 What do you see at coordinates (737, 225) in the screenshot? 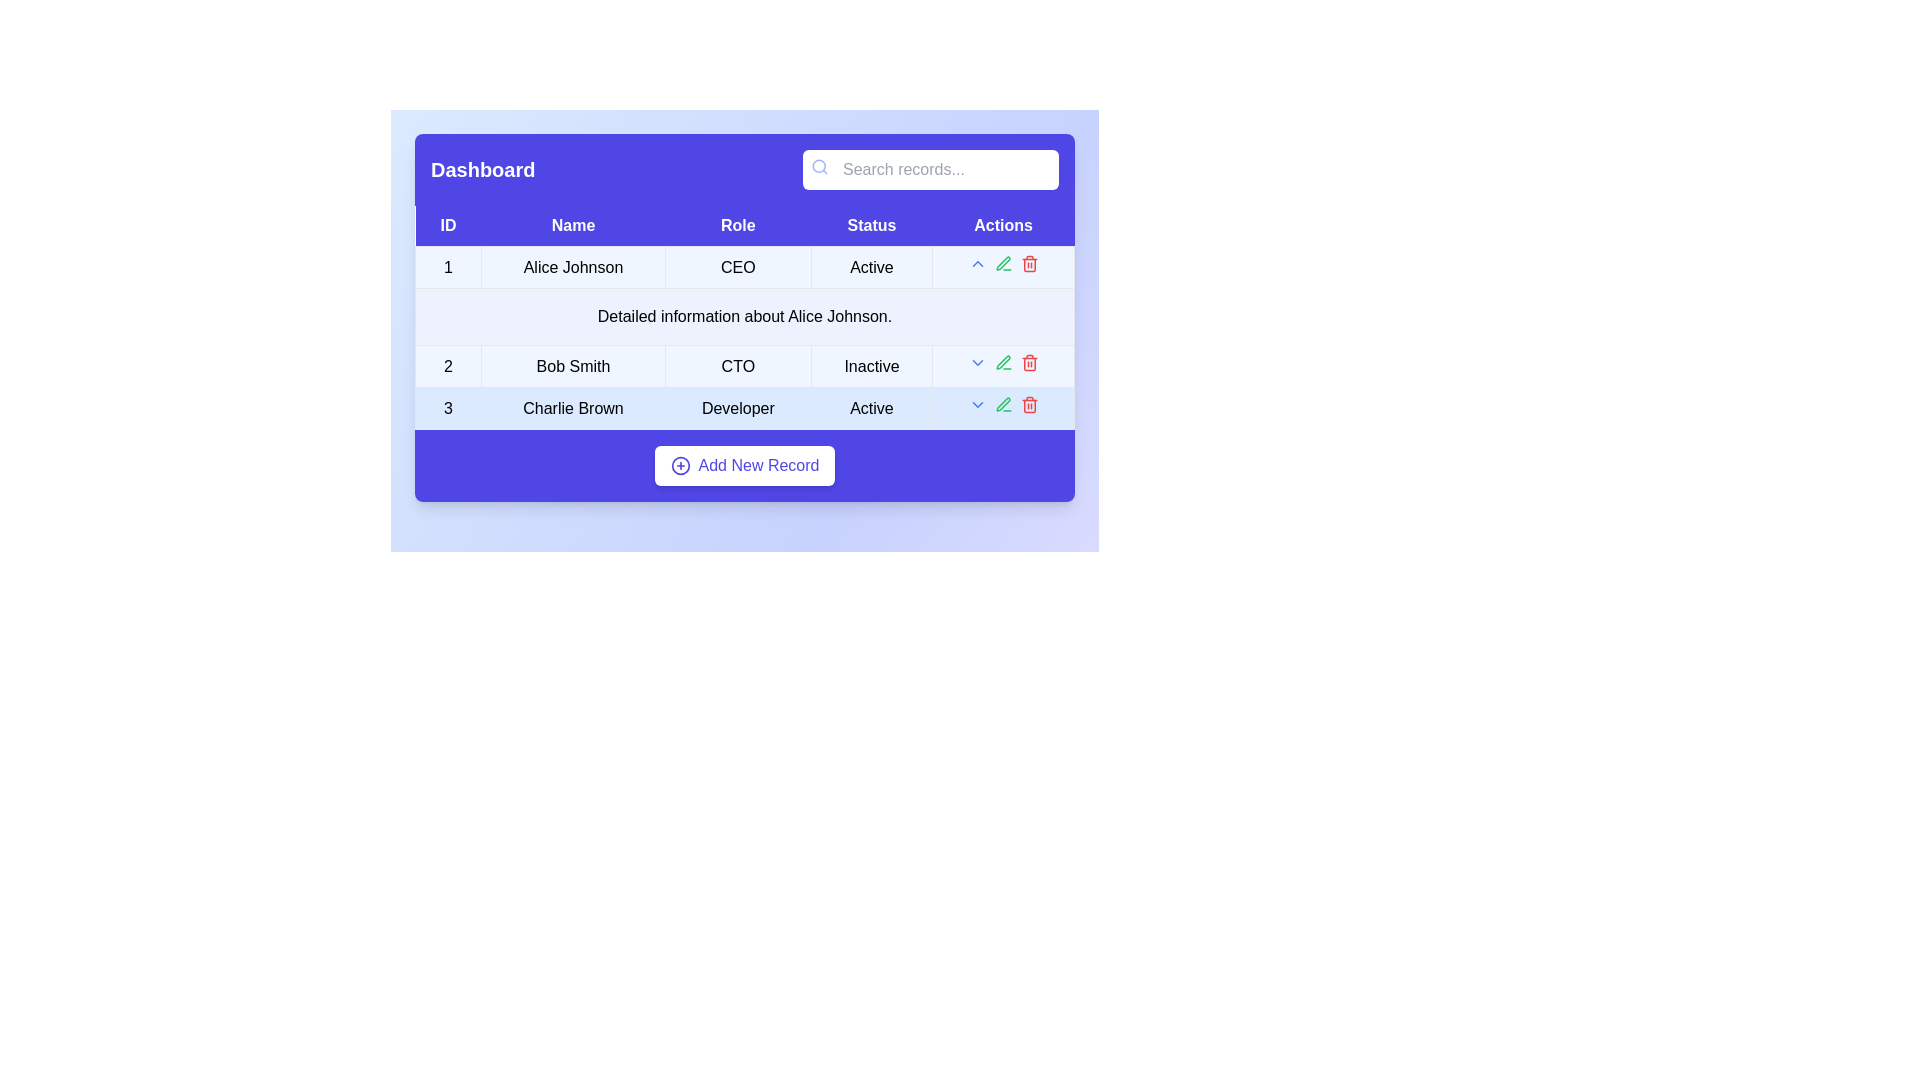
I see `the static text label displaying 'Role', which is located in the third column header of a table between 'Name' and 'Status' headers, featuring white text on a purple background` at bounding box center [737, 225].